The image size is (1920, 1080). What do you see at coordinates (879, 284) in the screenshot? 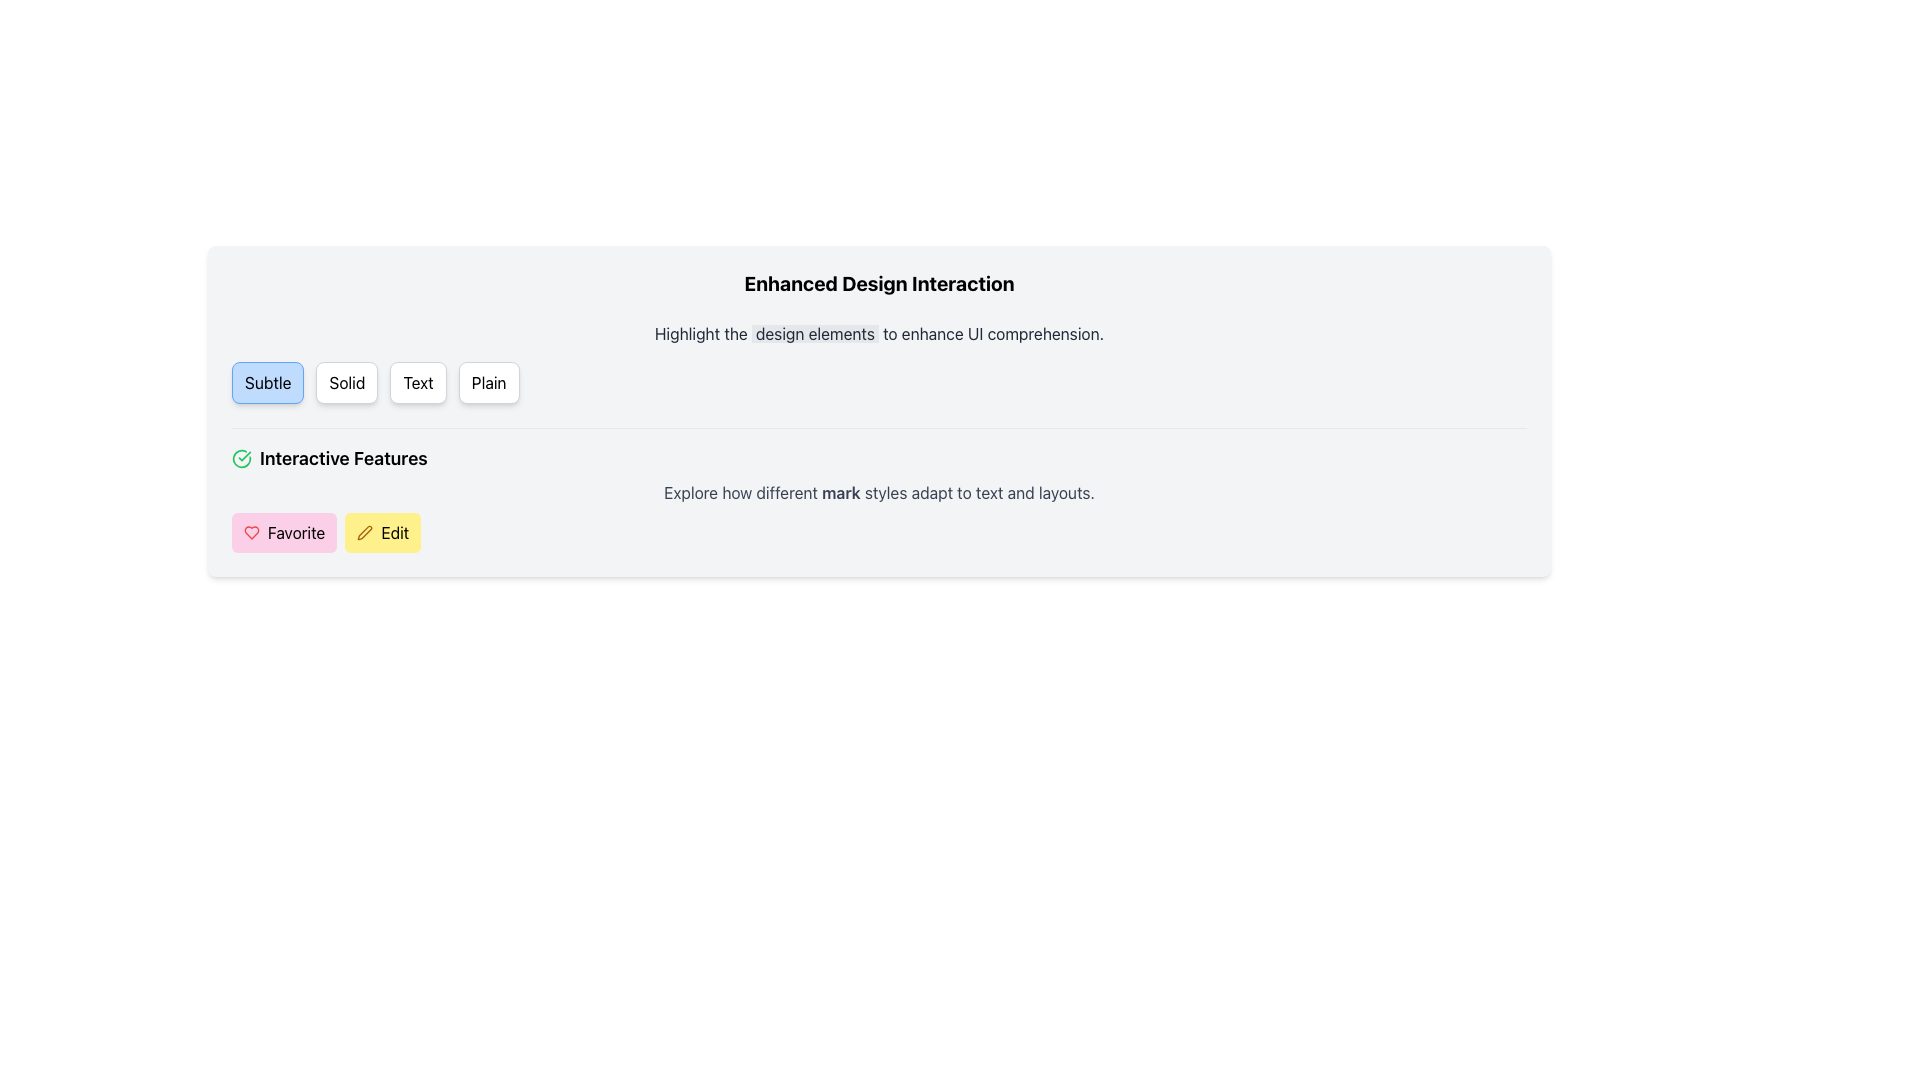
I see `text from the Text Label that serves as a section title, providing context for the content described below` at bounding box center [879, 284].